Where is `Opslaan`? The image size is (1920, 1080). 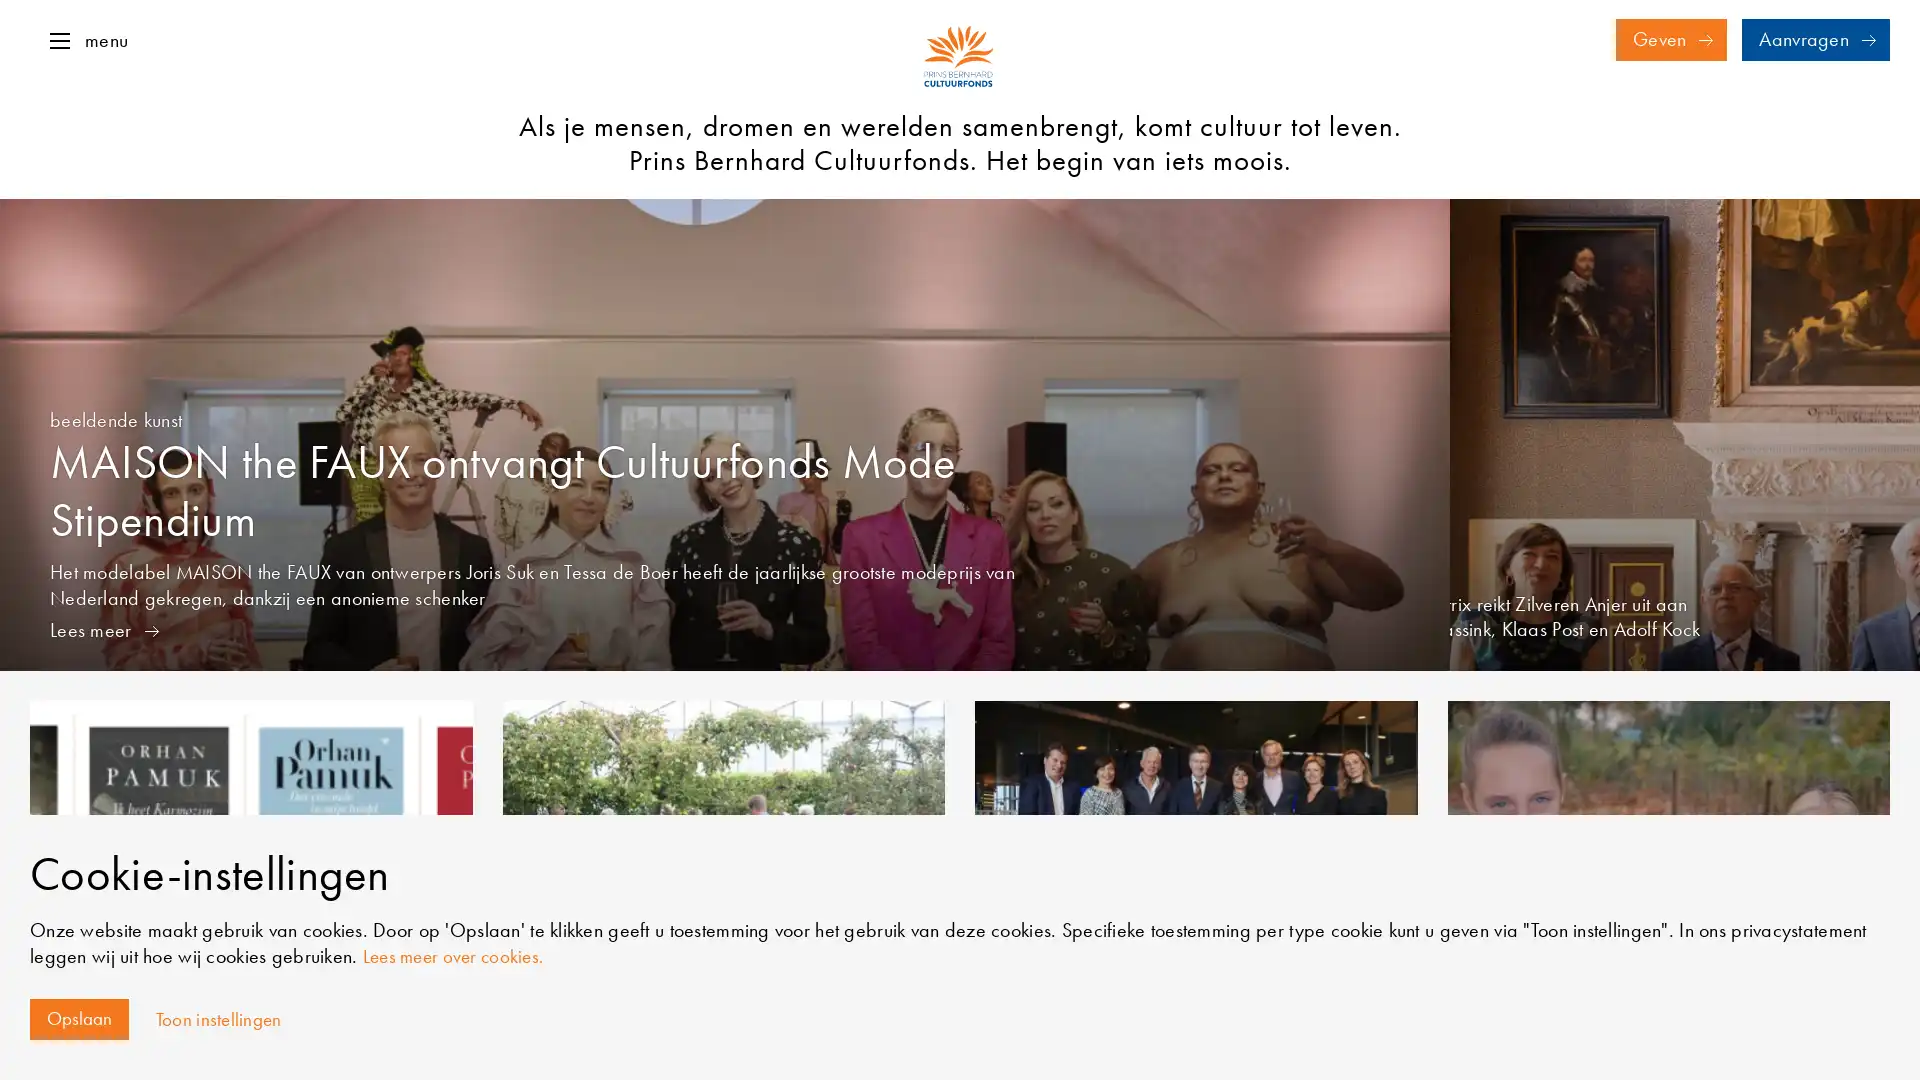
Opslaan is located at coordinates (80, 1018).